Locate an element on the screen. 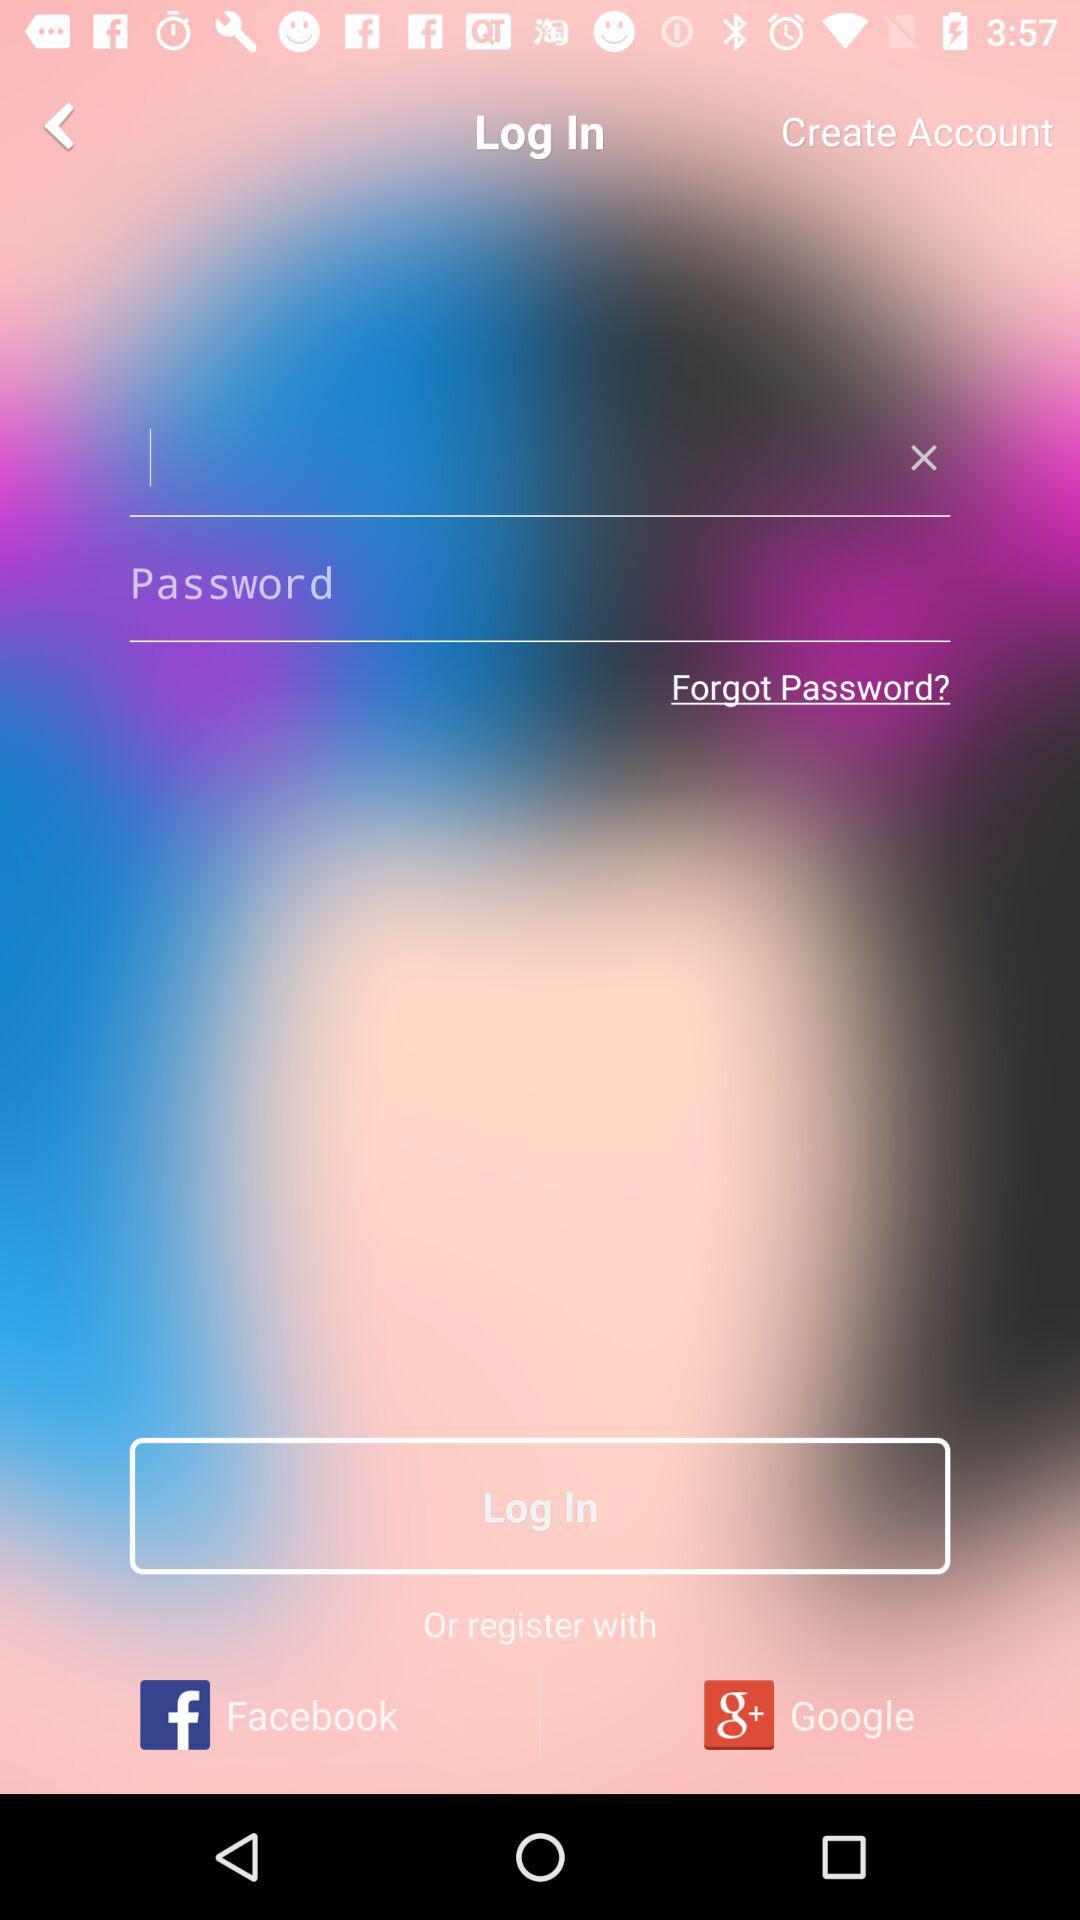  the arrow_backward icon is located at coordinates (61, 124).